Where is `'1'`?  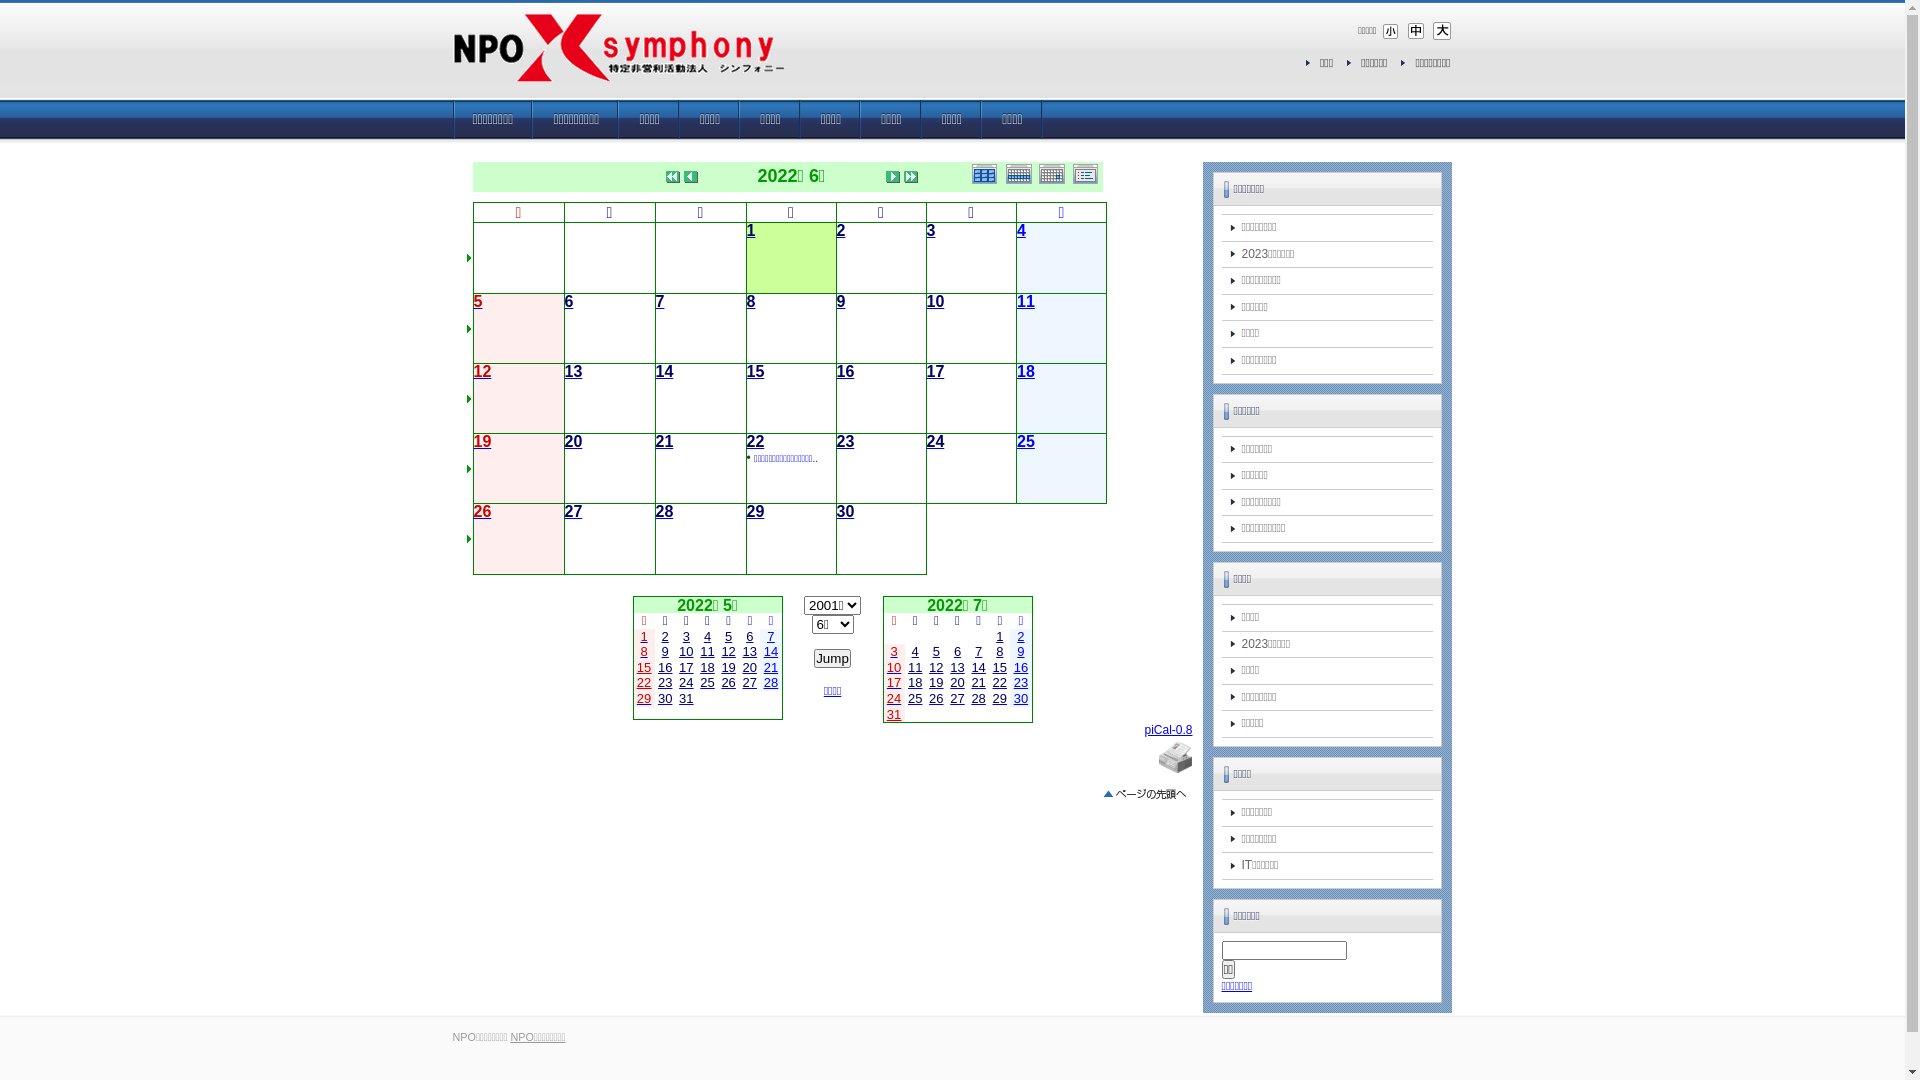
'1' is located at coordinates (749, 230).